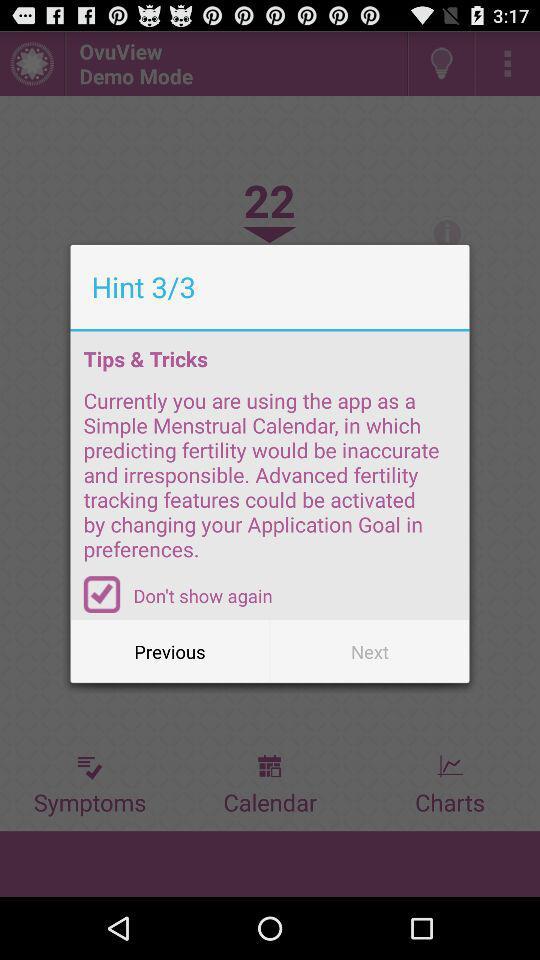 The width and height of the screenshot is (540, 960). Describe the element at coordinates (102, 594) in the screenshot. I see `the icon next to don t show app` at that location.